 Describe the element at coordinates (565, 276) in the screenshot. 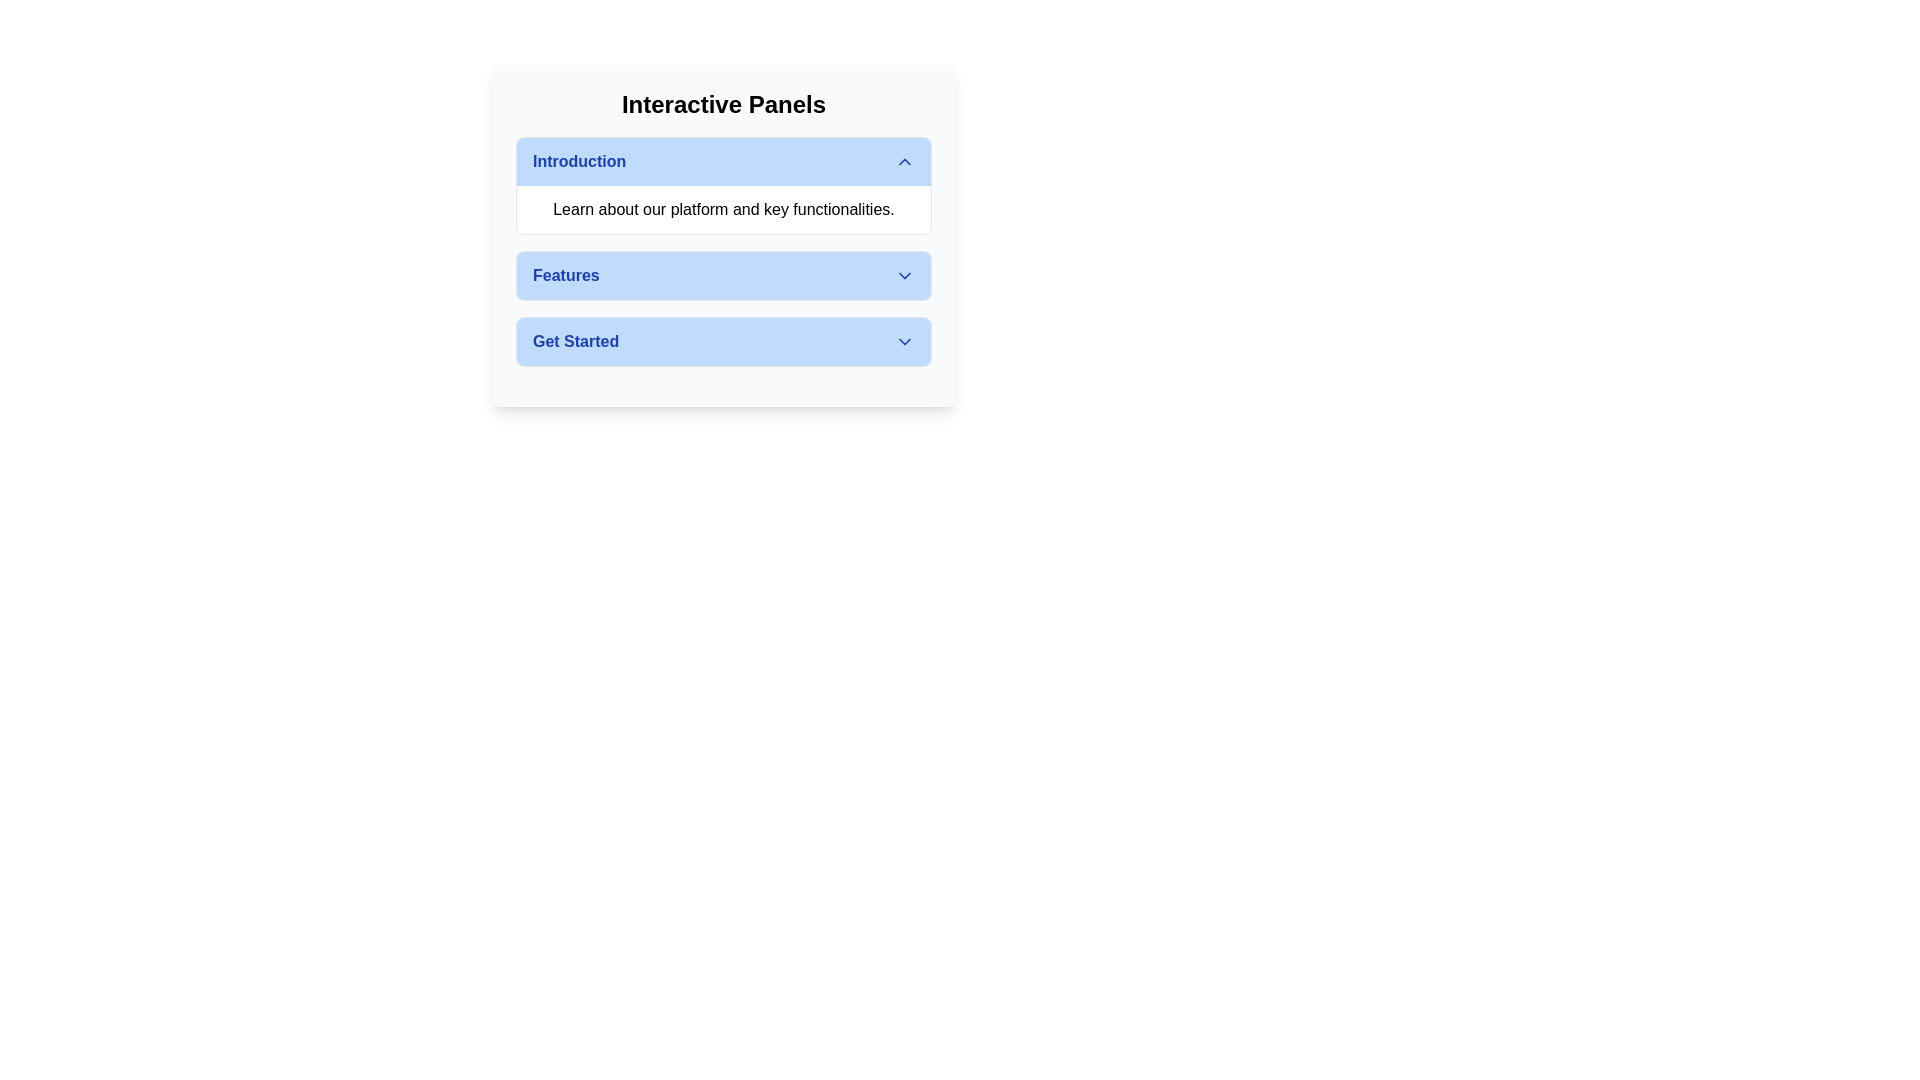

I see `the text label` at that location.